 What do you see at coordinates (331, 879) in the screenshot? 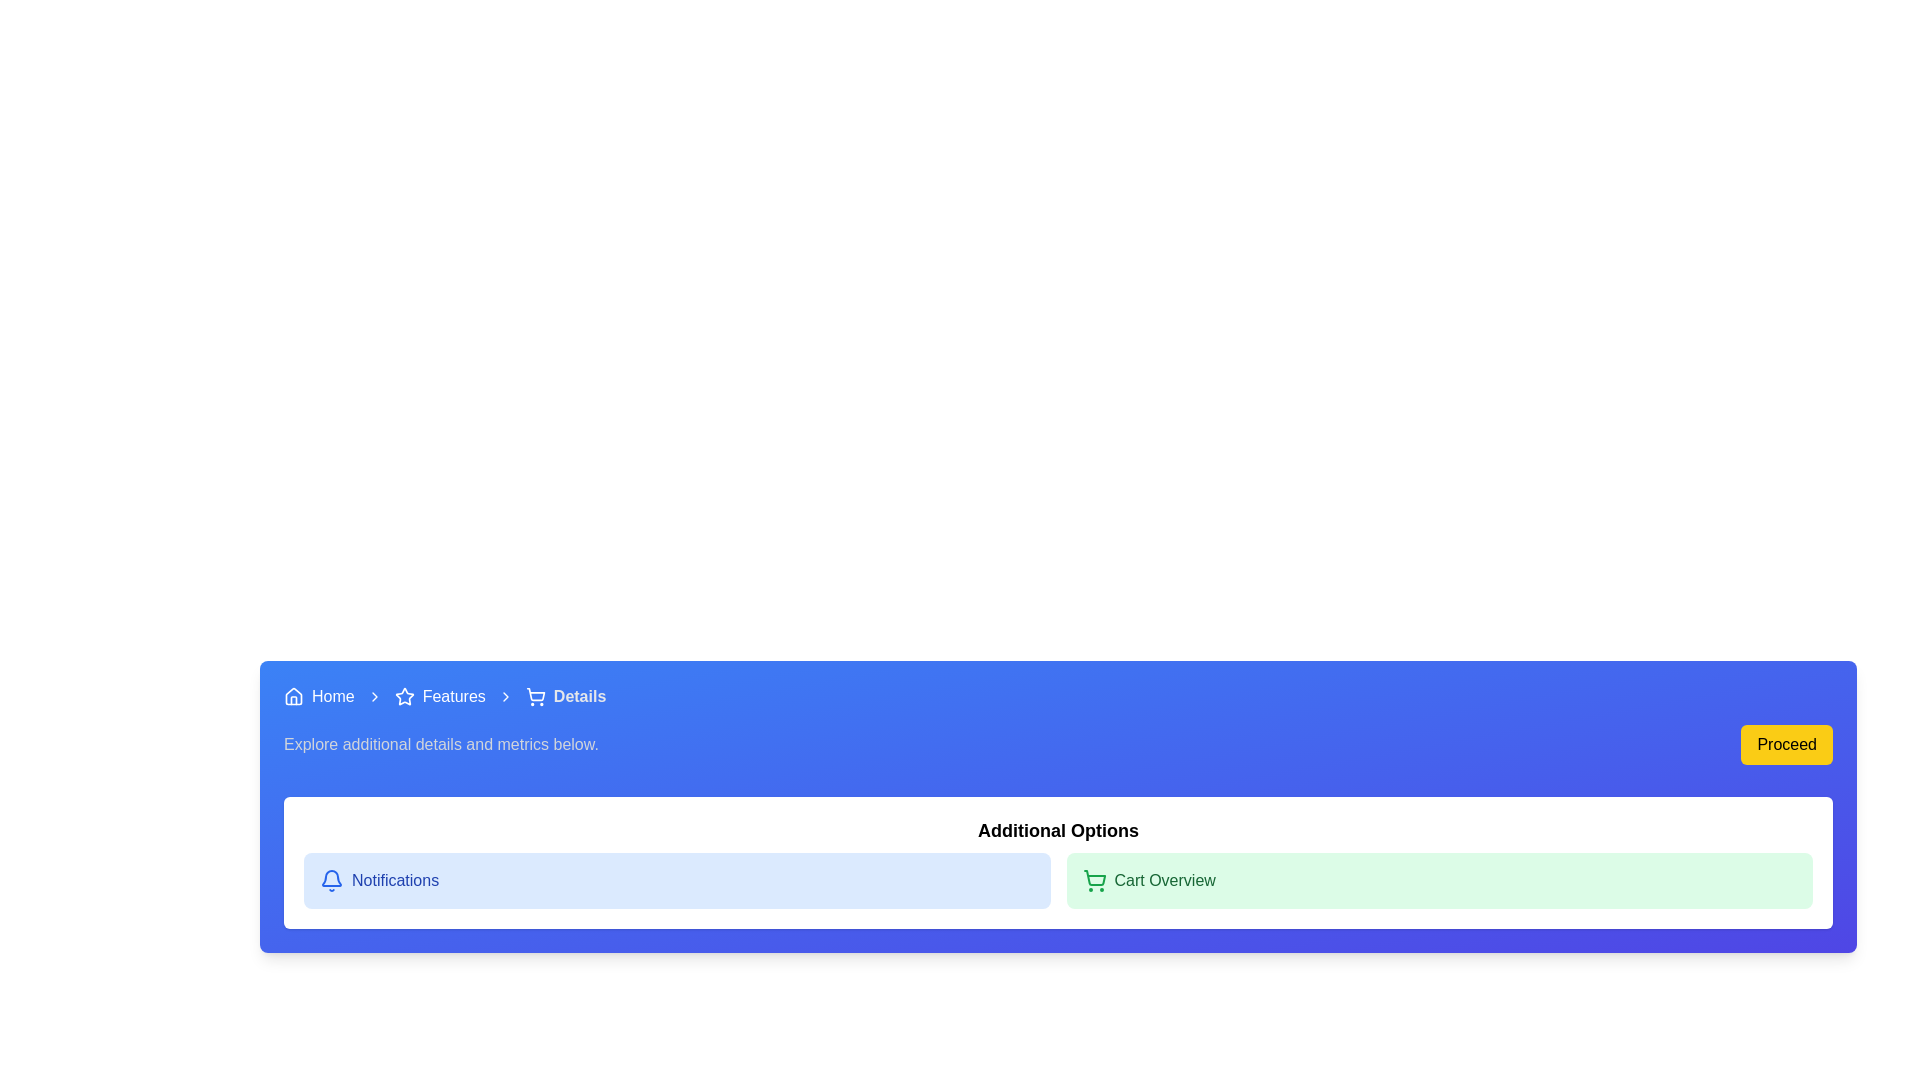
I see `the bell icon located to the far left of the 'Notifications' text` at bounding box center [331, 879].